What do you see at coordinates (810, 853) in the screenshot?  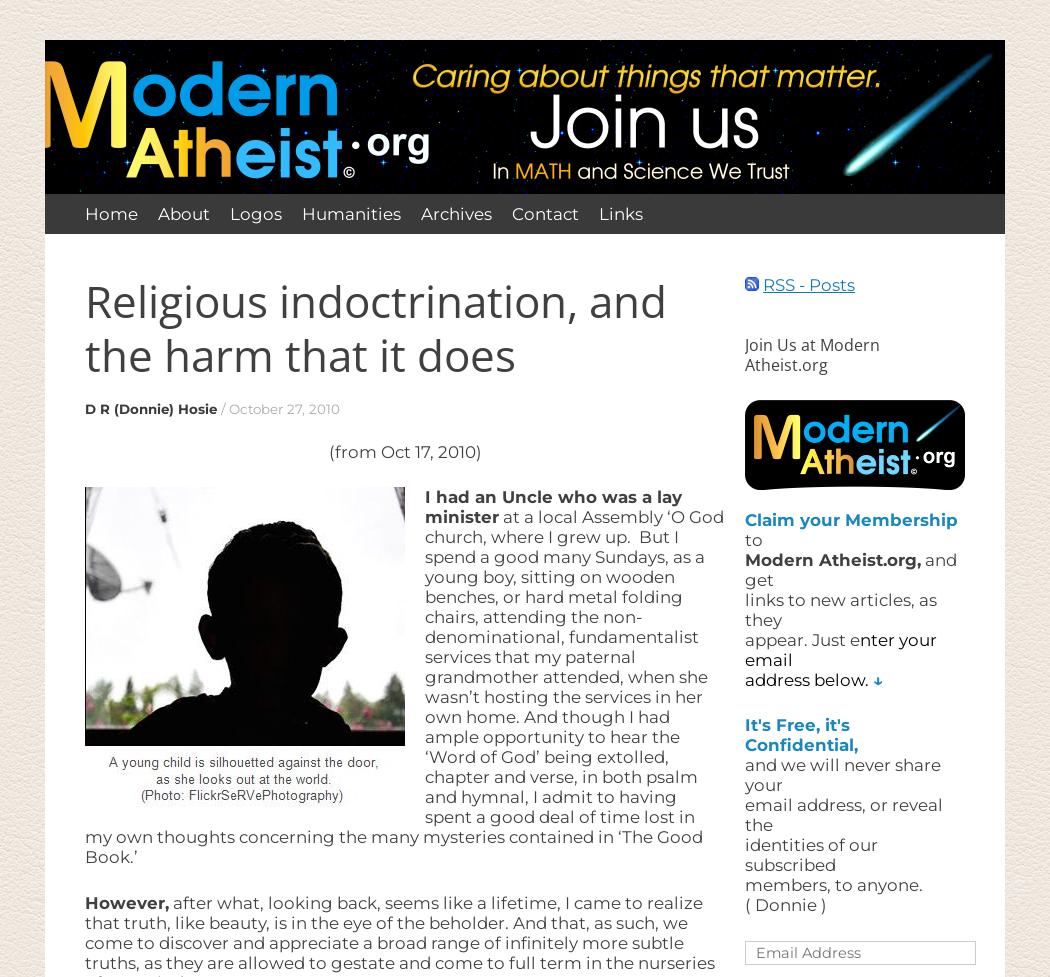 I see `'identities of our subscribed'` at bounding box center [810, 853].